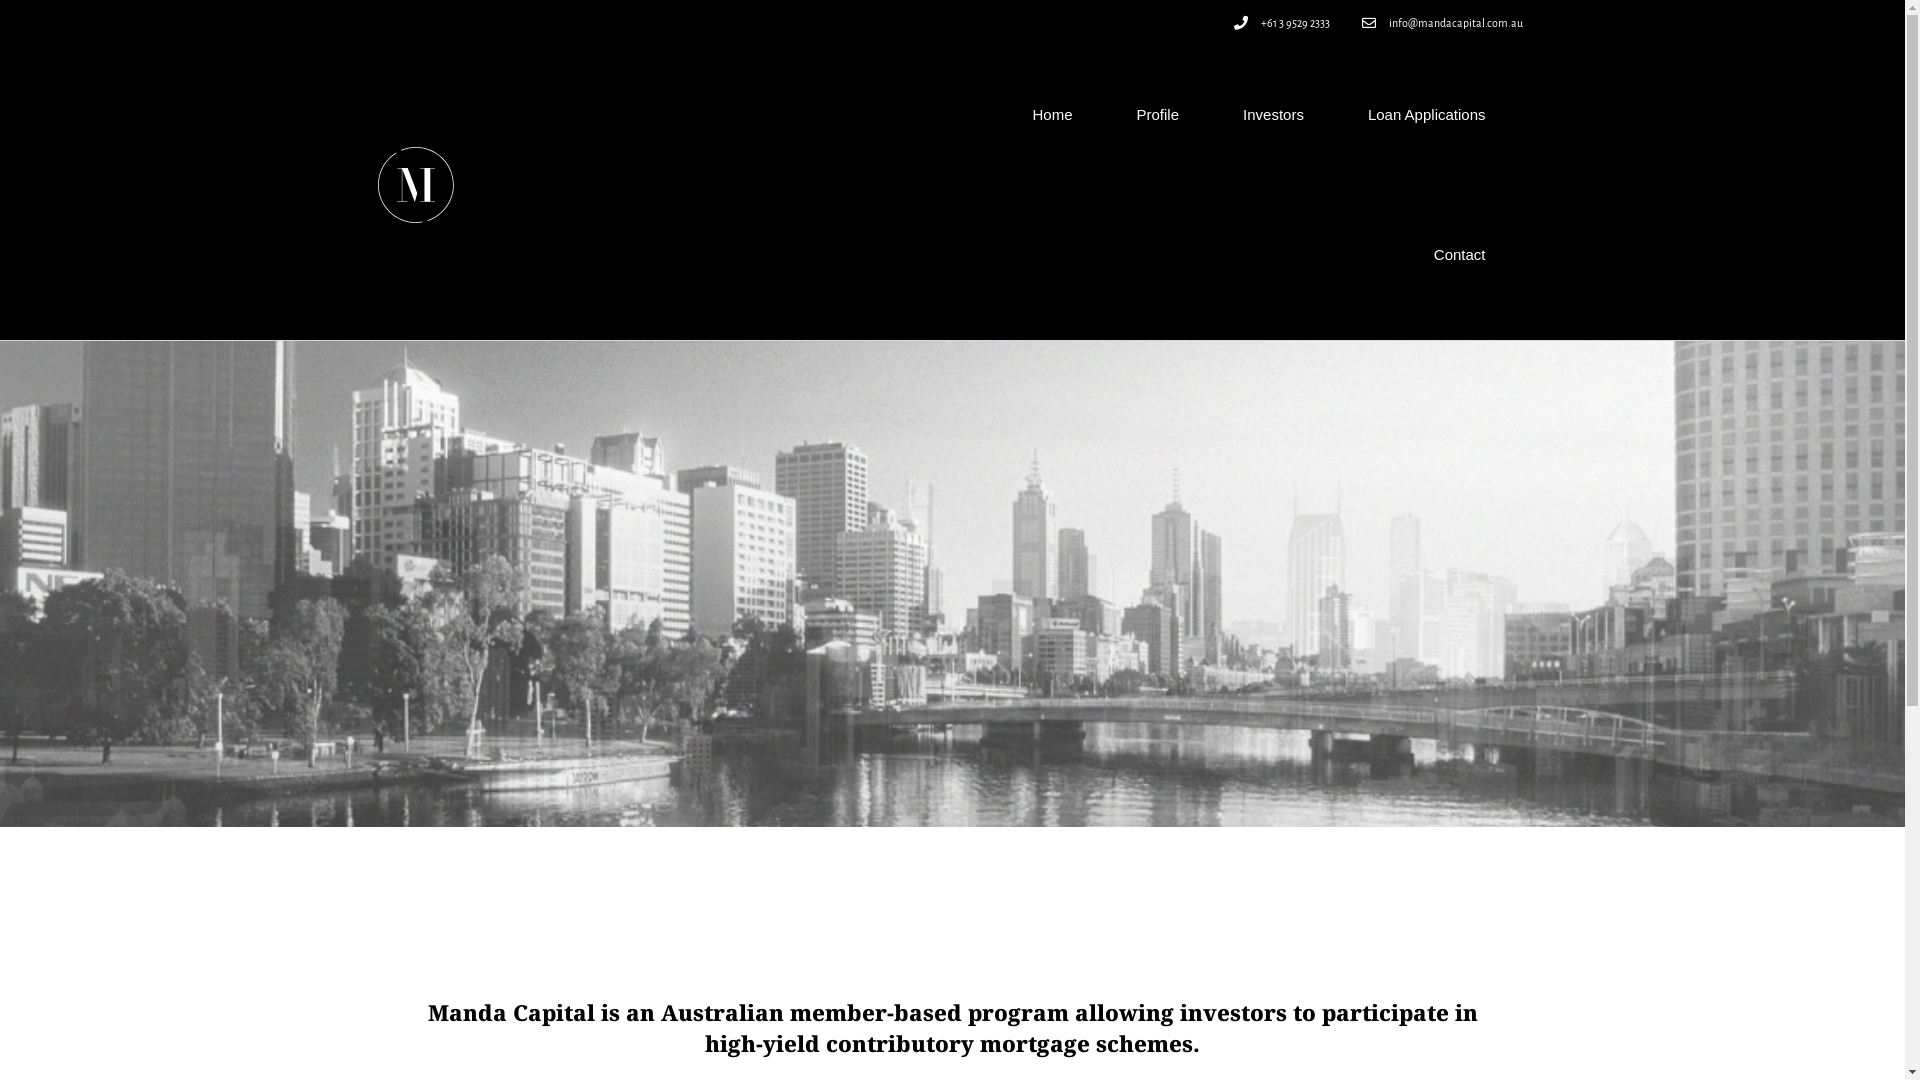 The width and height of the screenshot is (1920, 1080). What do you see at coordinates (1050, 115) in the screenshot?
I see `'Home'` at bounding box center [1050, 115].